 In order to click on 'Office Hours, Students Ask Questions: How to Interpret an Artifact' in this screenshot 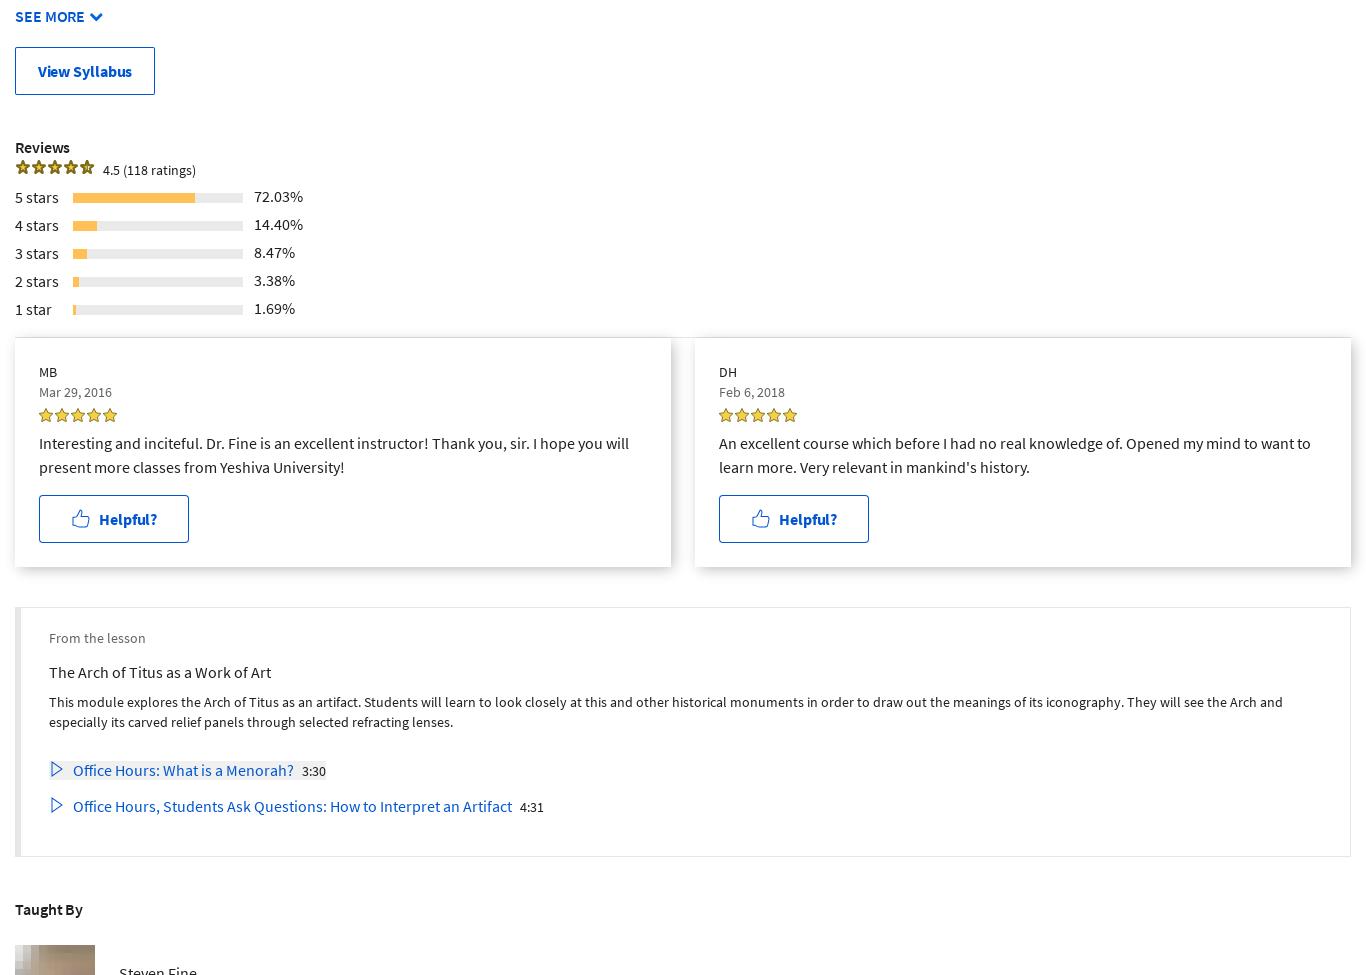, I will do `click(292, 804)`.